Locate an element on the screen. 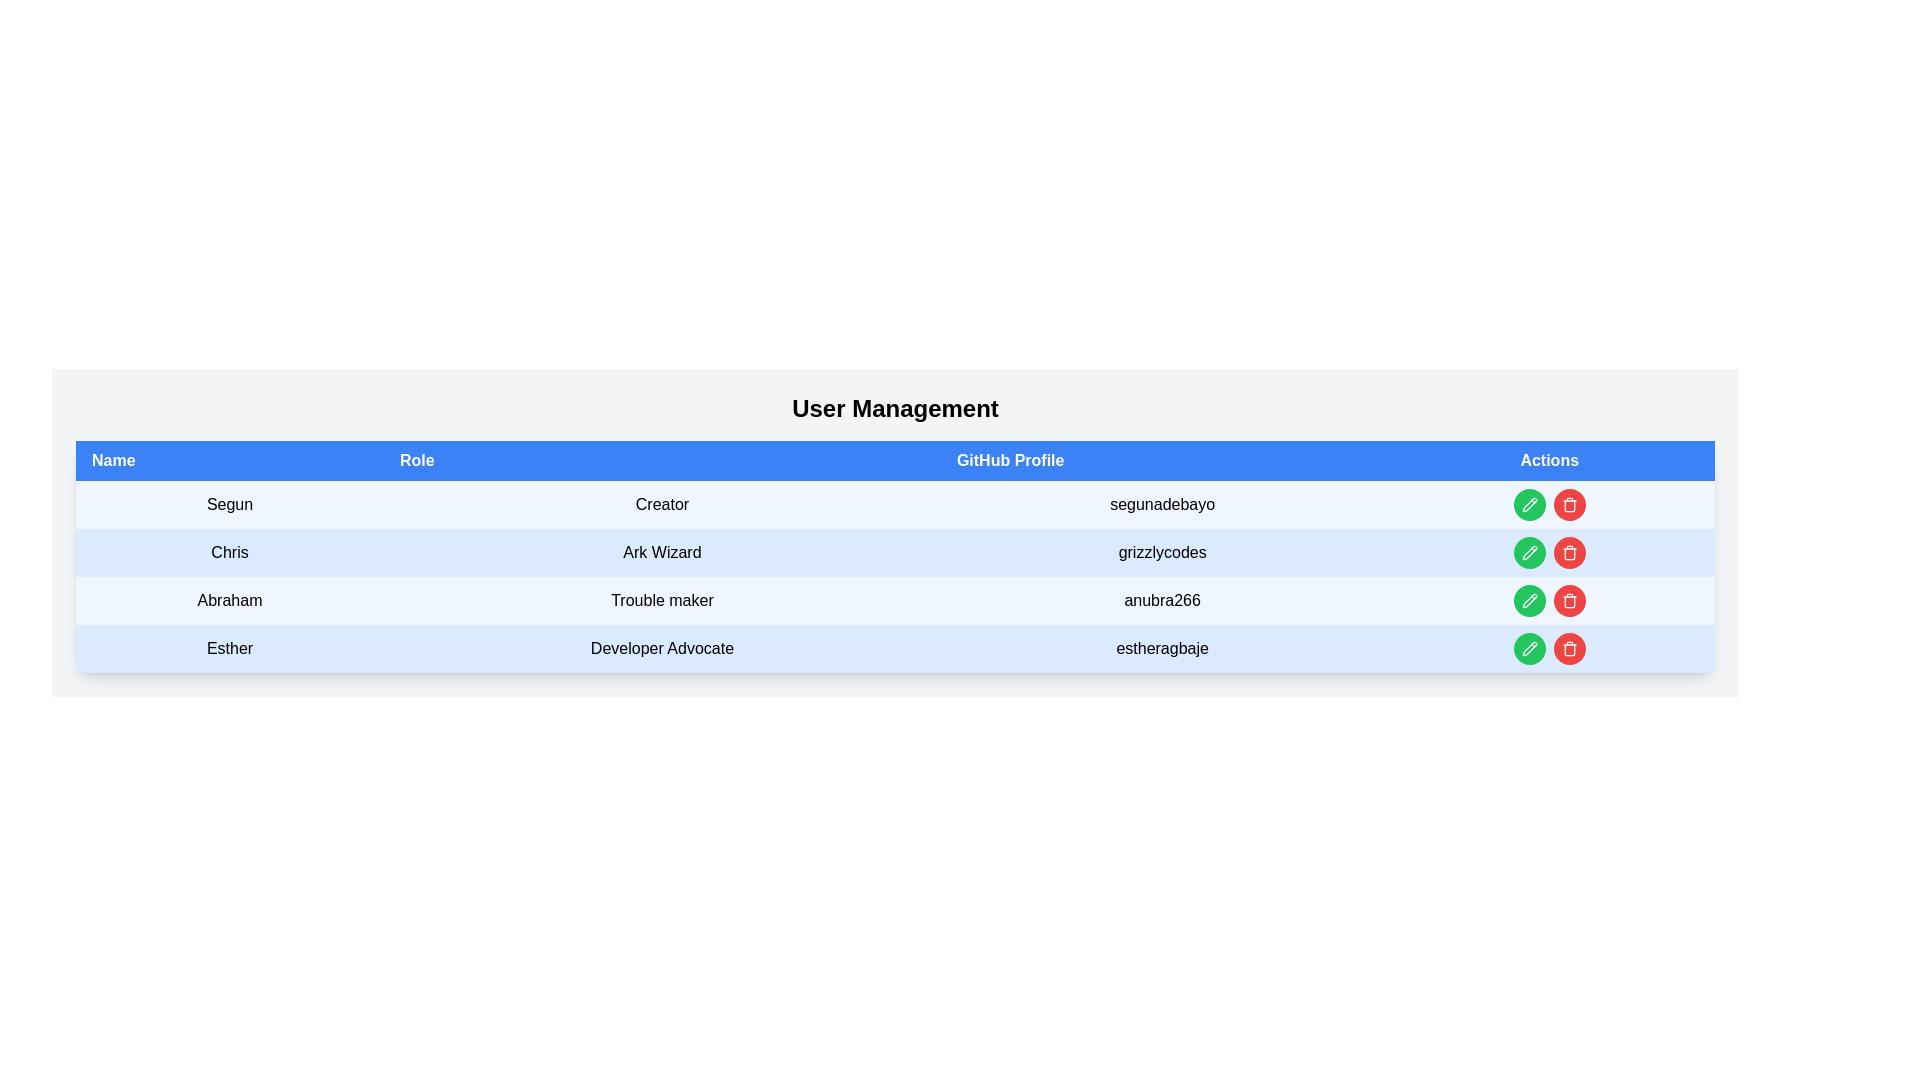  the text display showing 'anubra266' in the third row under the 'GitHub Profile' column of the table is located at coordinates (1162, 600).